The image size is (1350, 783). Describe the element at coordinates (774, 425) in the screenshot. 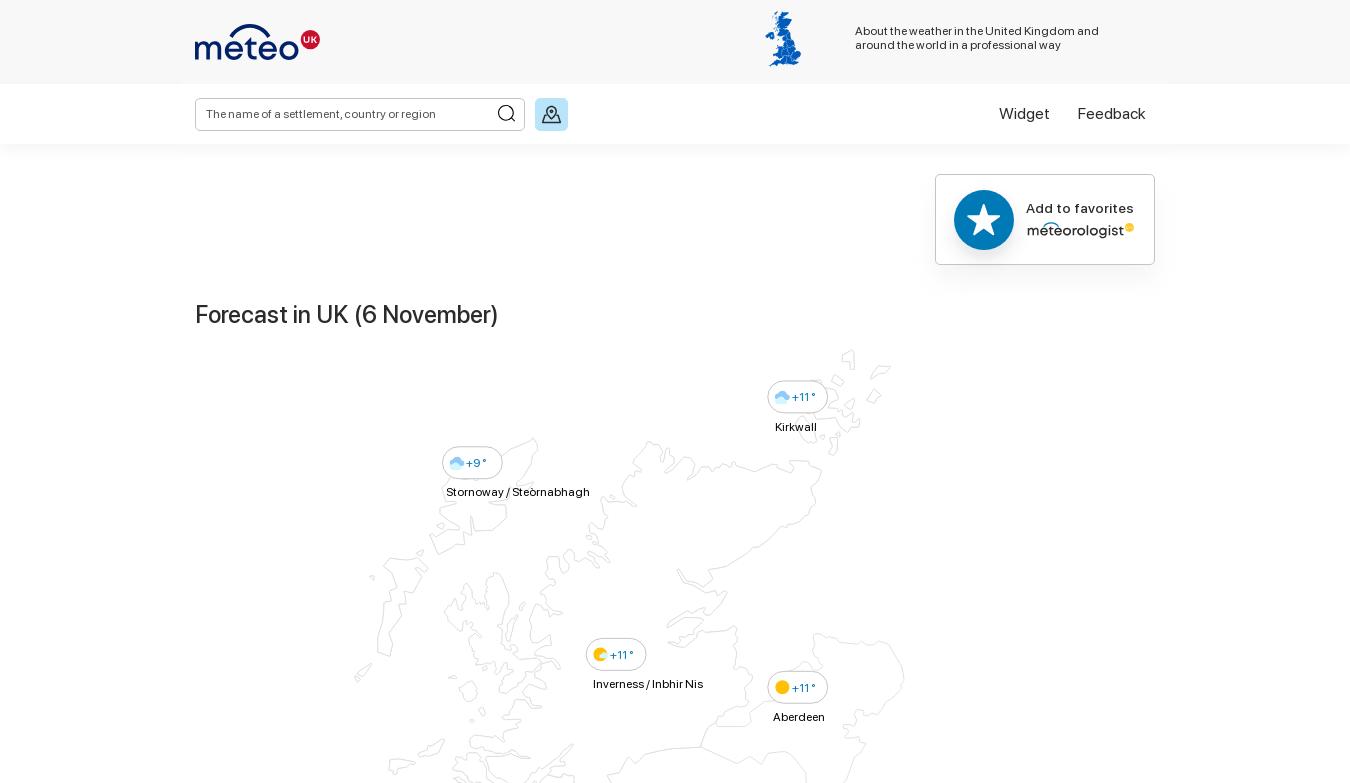

I see `'Kirkwall'` at that location.